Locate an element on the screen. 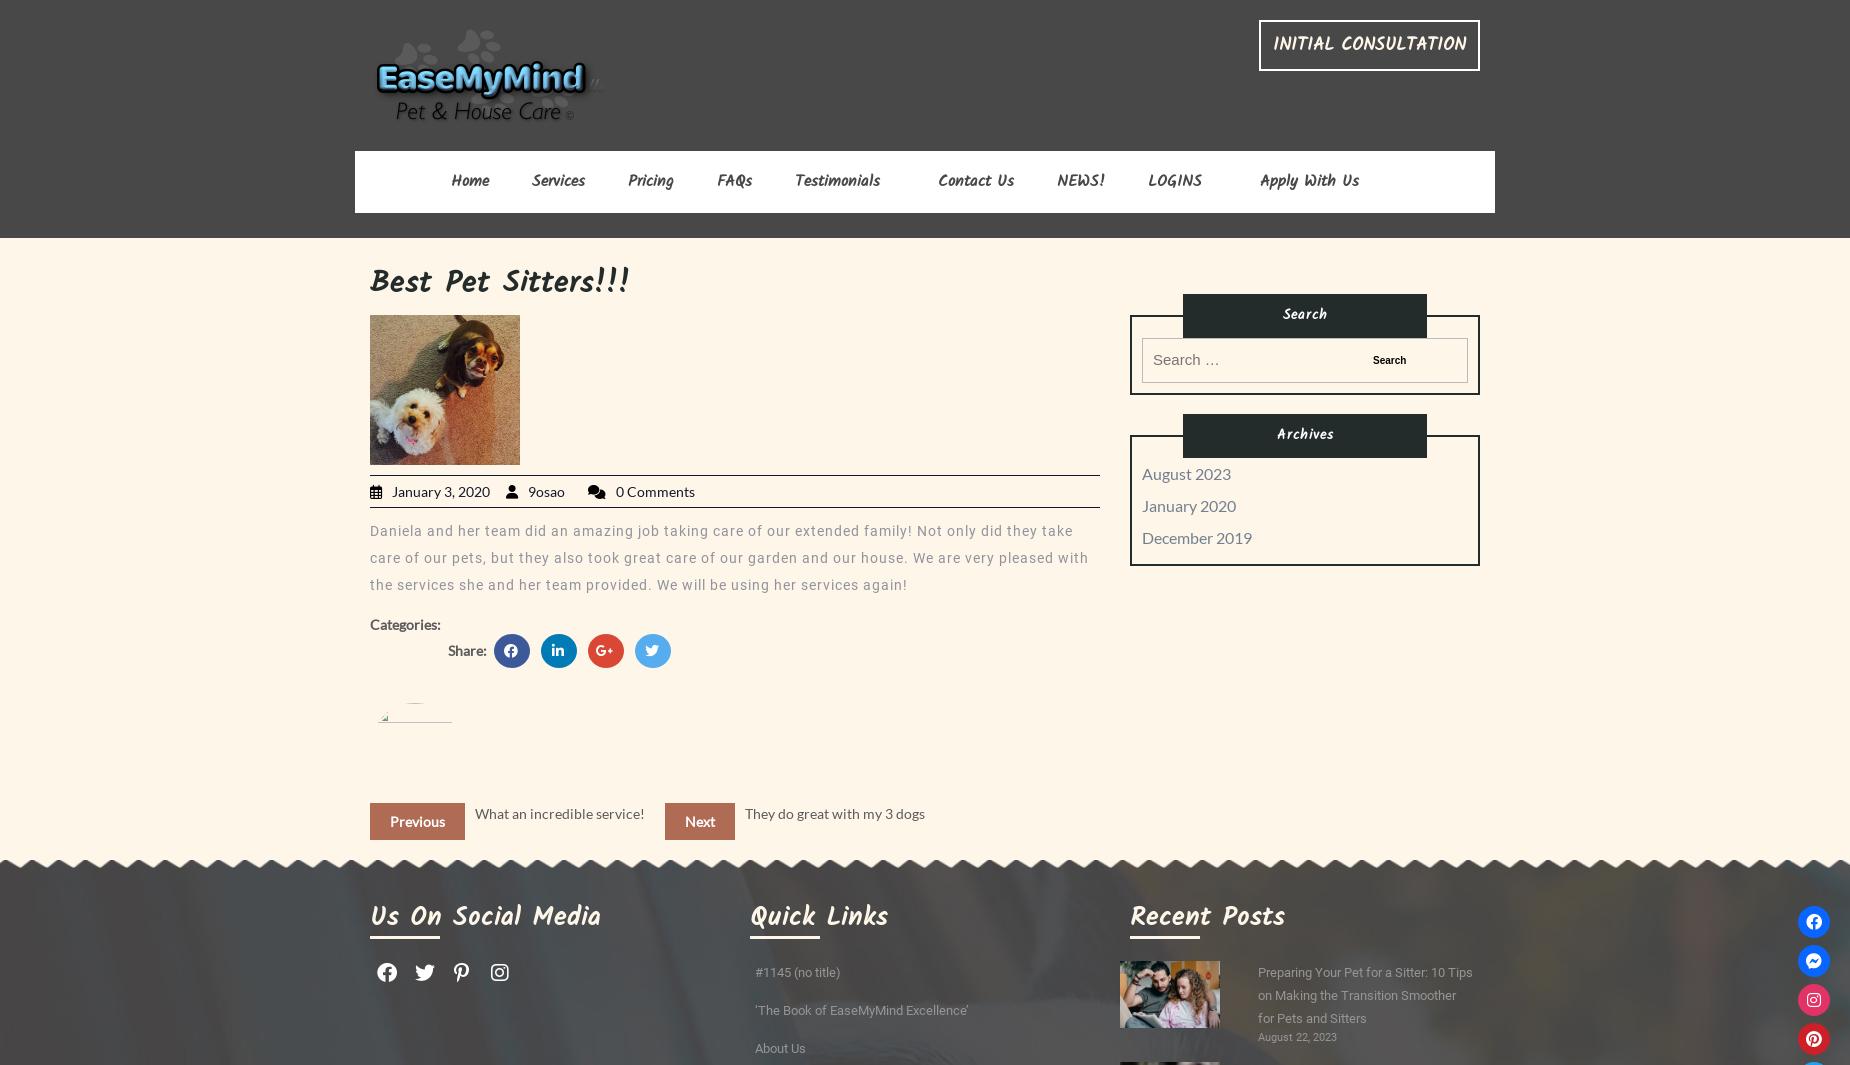  '‘The Book of EaseMyMind Excellence’' is located at coordinates (861, 1010).